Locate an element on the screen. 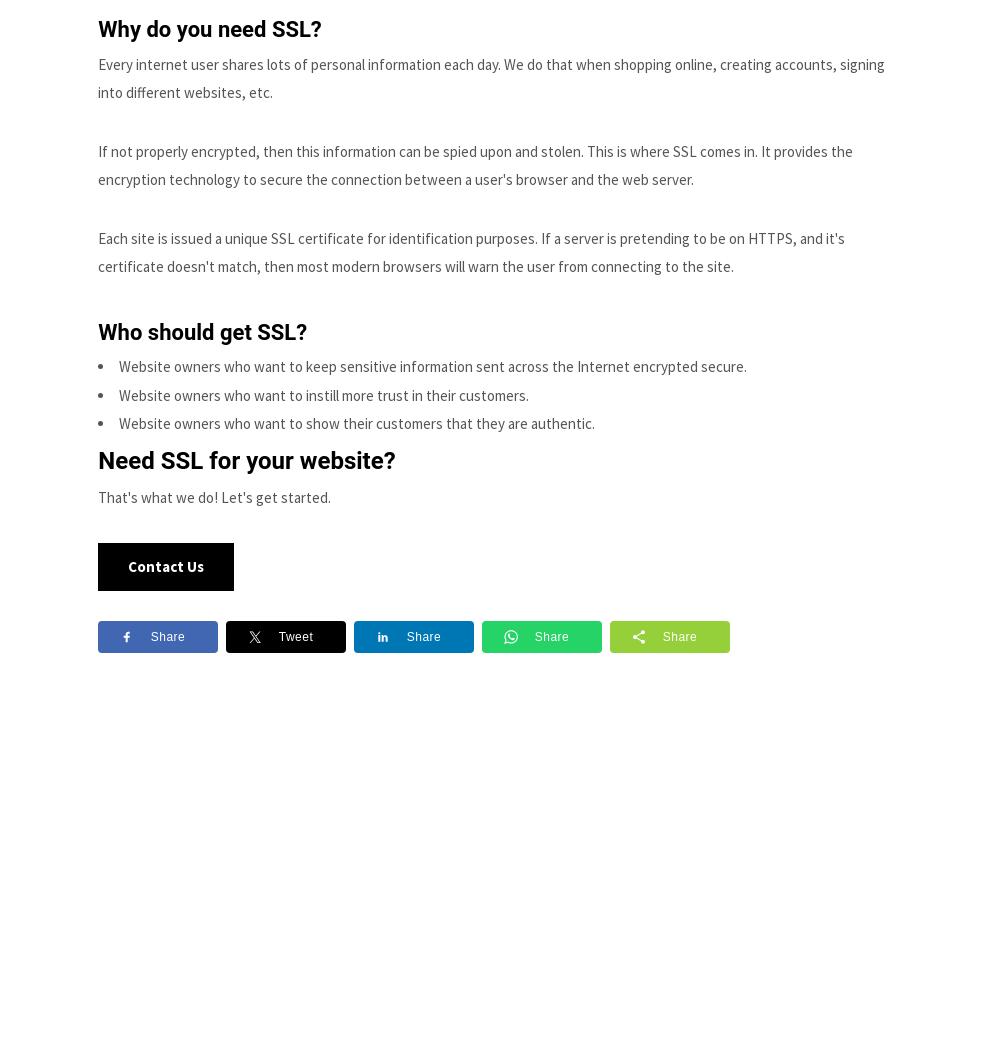 Image resolution: width=1000 pixels, height=1042 pixels. 'Website owners who want to instill more trust in their customers.' is located at coordinates (118, 393).